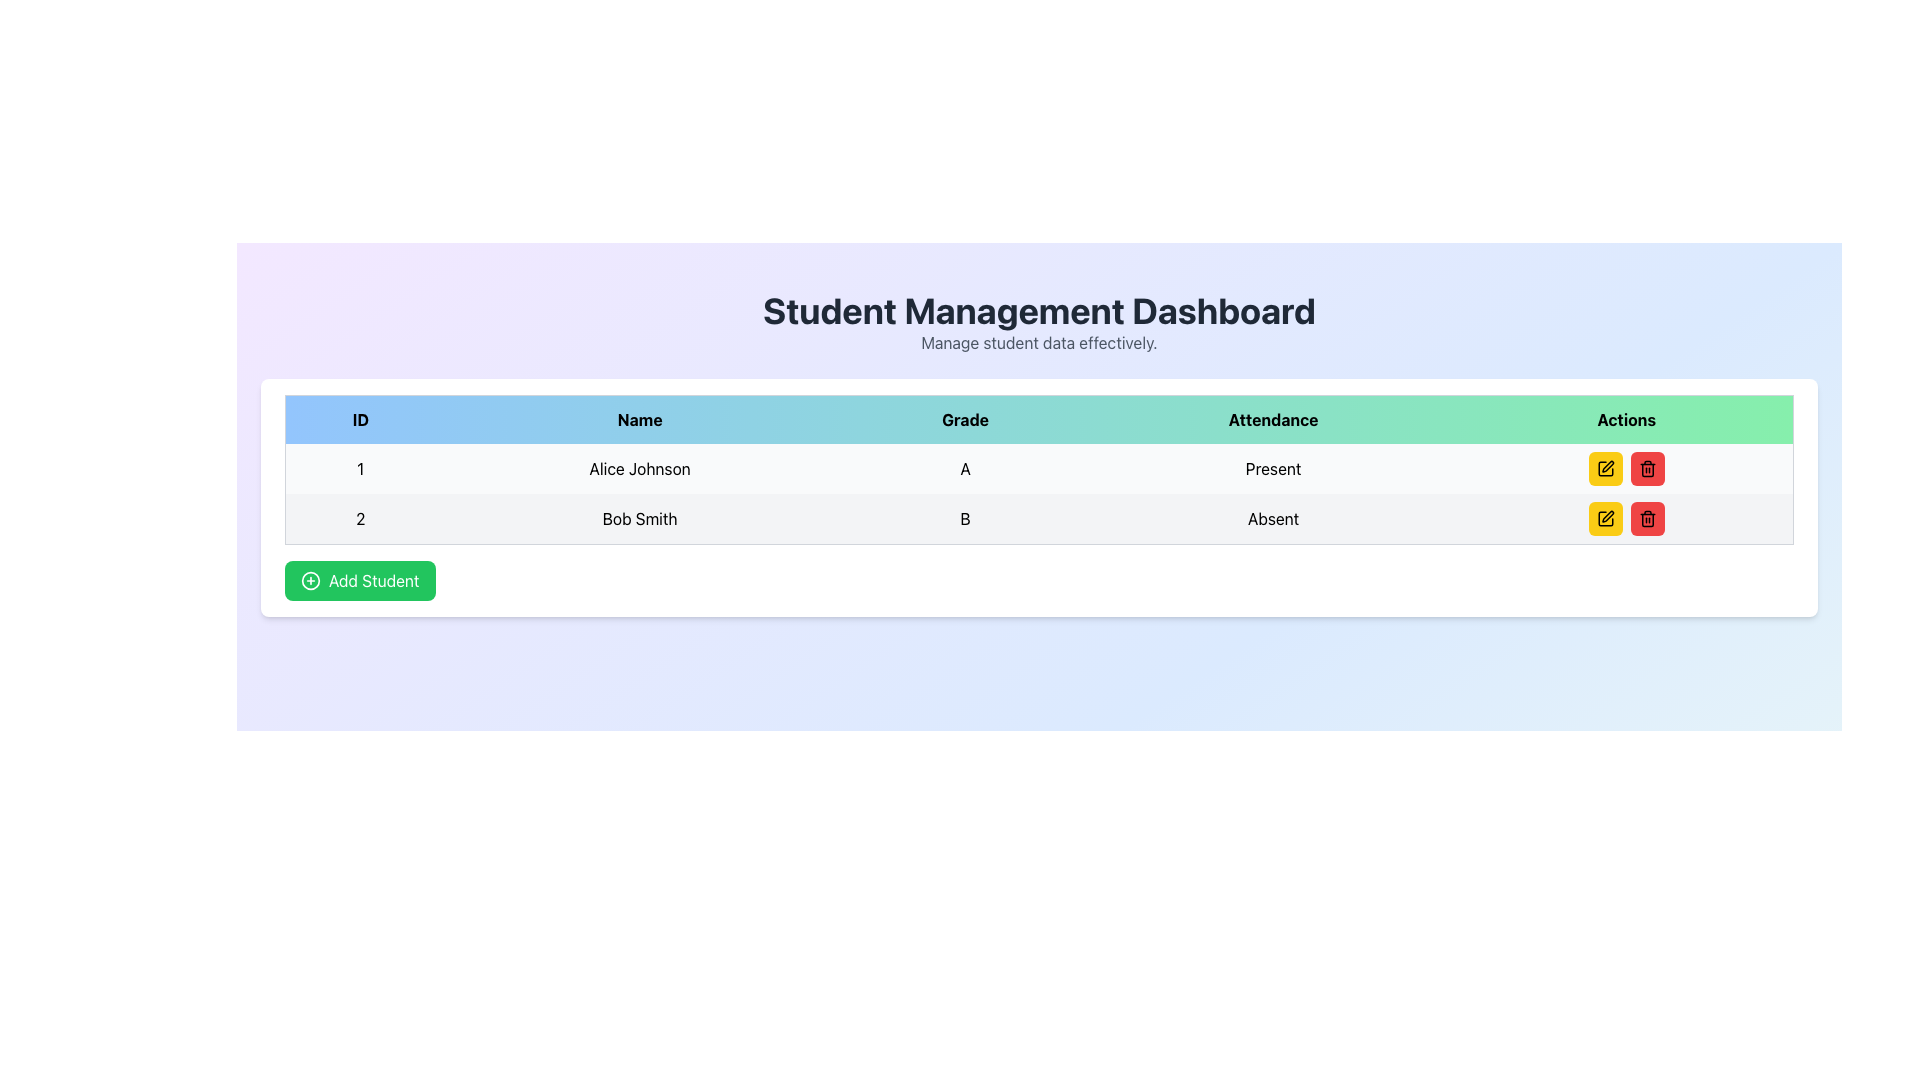  What do you see at coordinates (640, 418) in the screenshot?
I see `the static text label that serves as the column header for the 'Name' column in the table structure, located between the 'ID' and 'Grade' elements` at bounding box center [640, 418].